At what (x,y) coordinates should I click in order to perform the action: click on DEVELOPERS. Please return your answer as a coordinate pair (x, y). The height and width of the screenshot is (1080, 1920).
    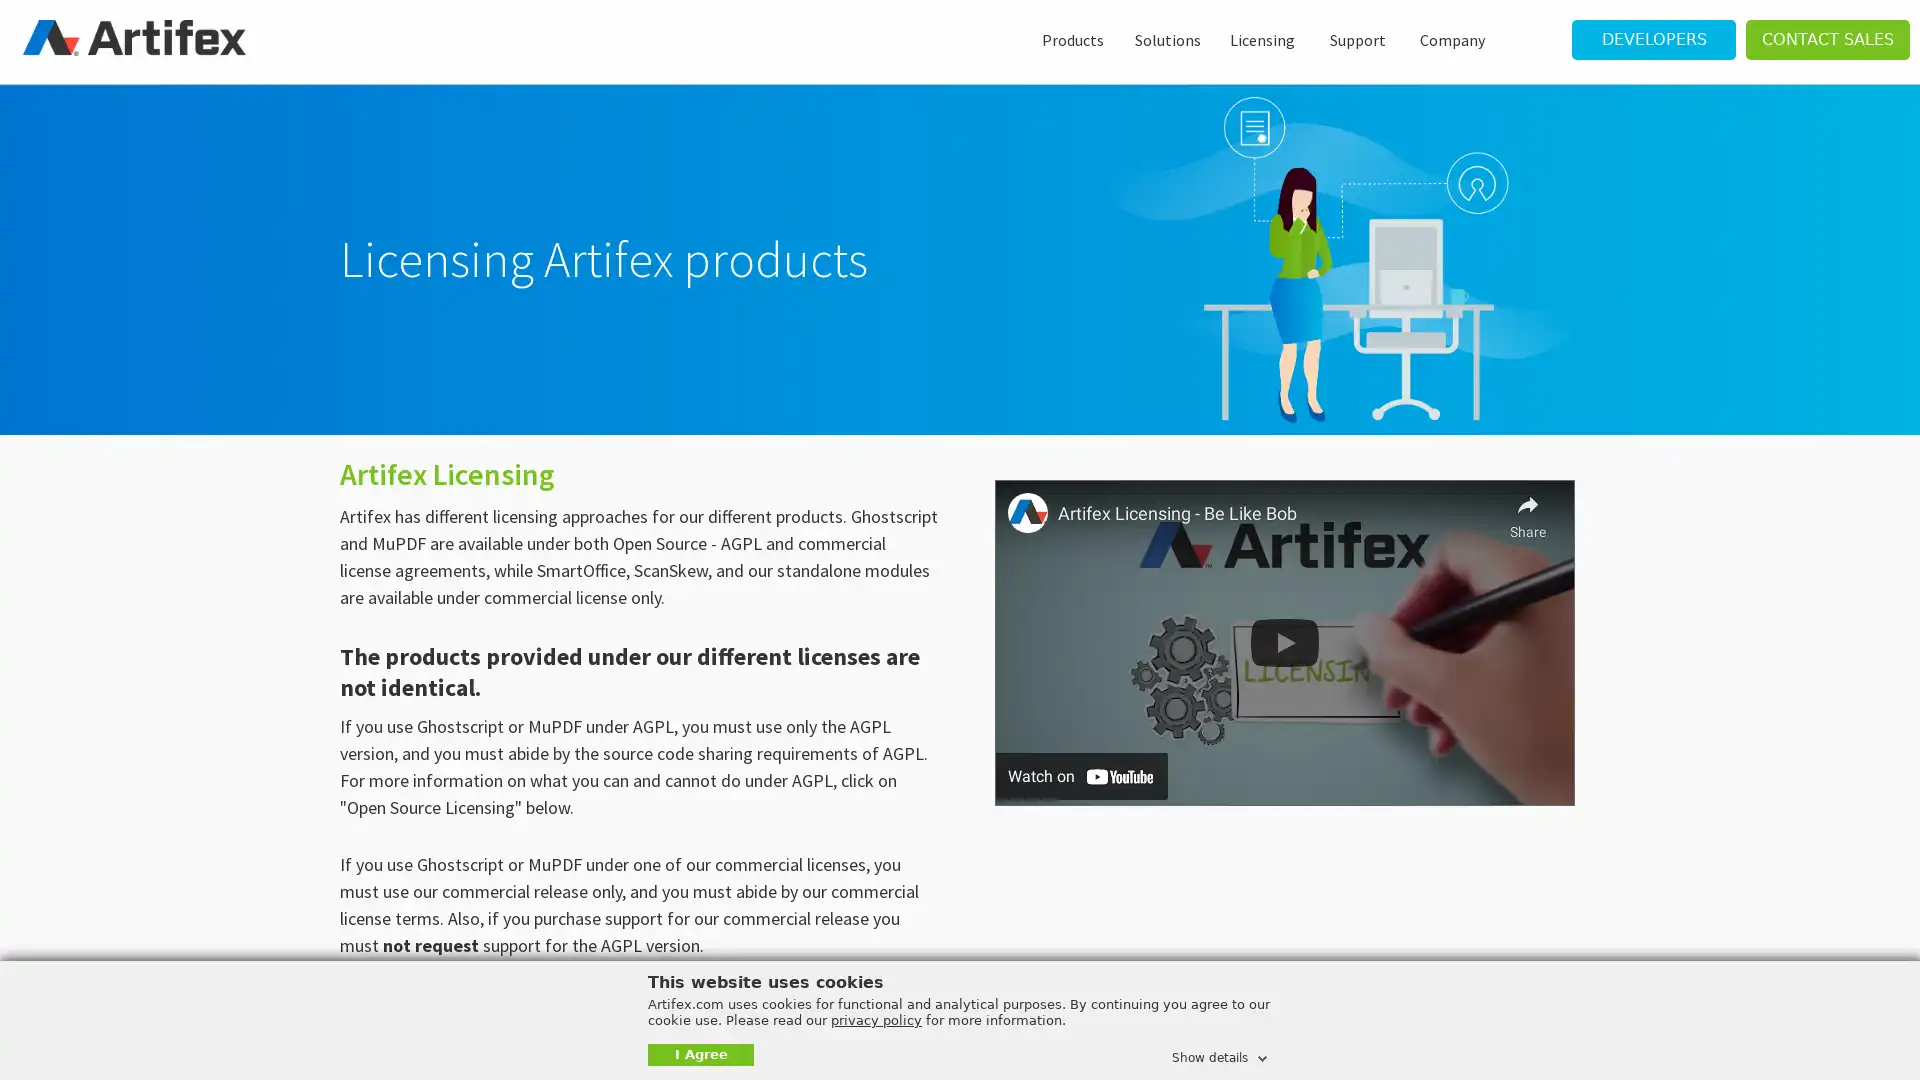
    Looking at the image, I should click on (1654, 39).